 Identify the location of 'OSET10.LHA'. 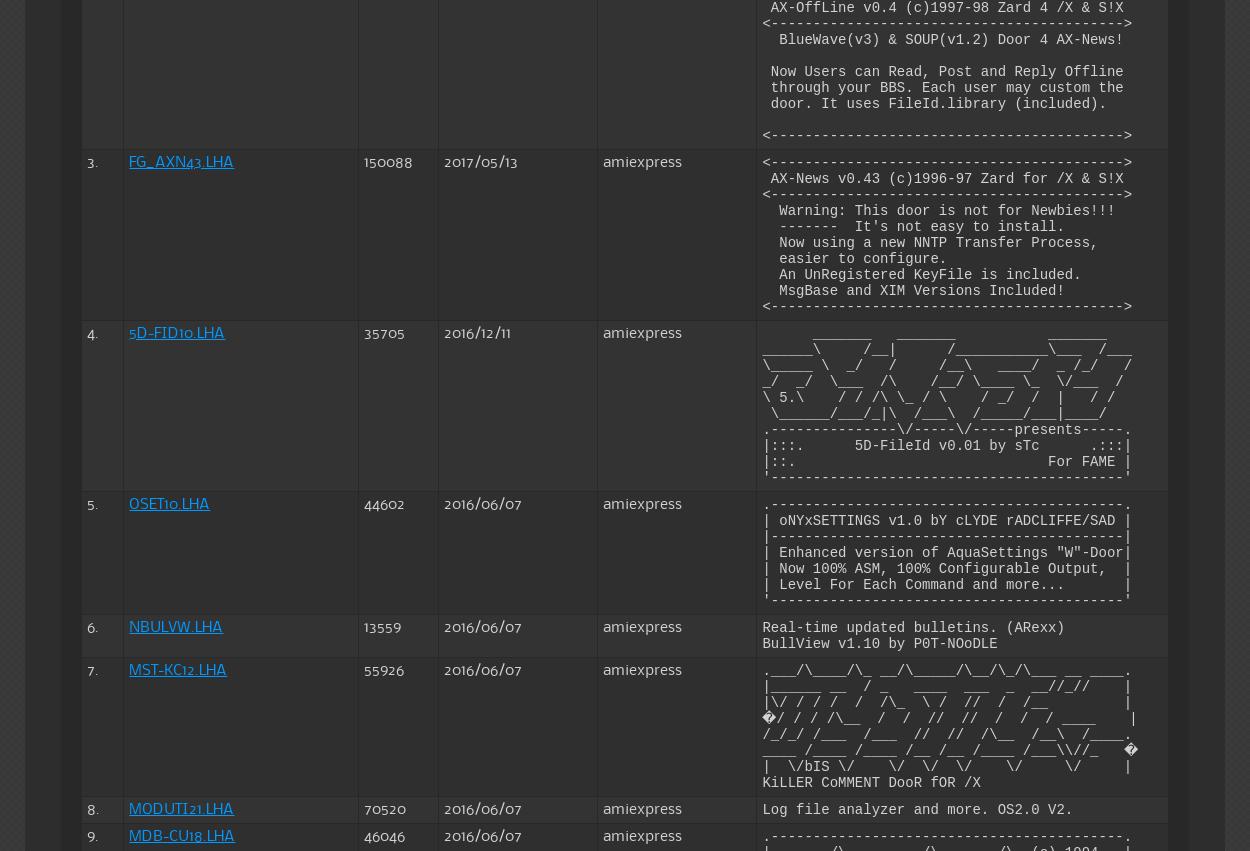
(169, 502).